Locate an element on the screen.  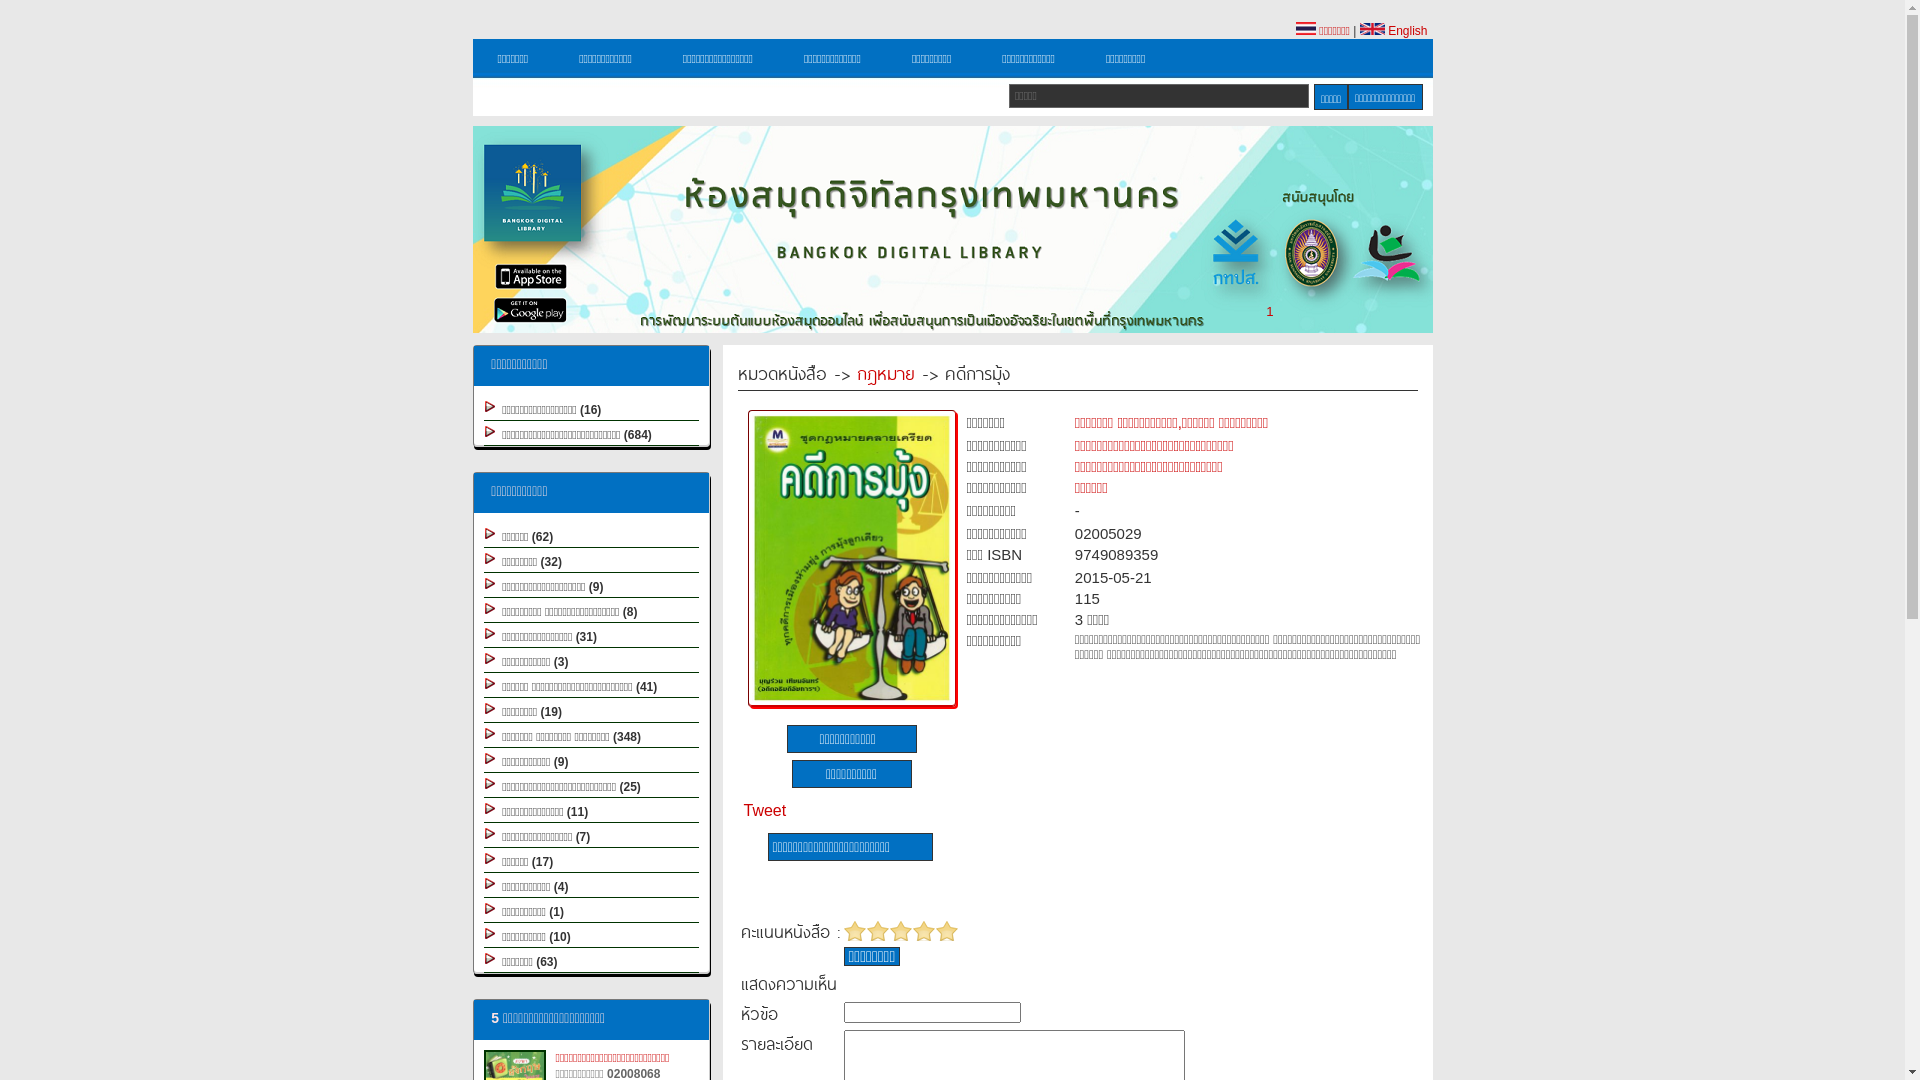
'Tweet' is located at coordinates (764, 810).